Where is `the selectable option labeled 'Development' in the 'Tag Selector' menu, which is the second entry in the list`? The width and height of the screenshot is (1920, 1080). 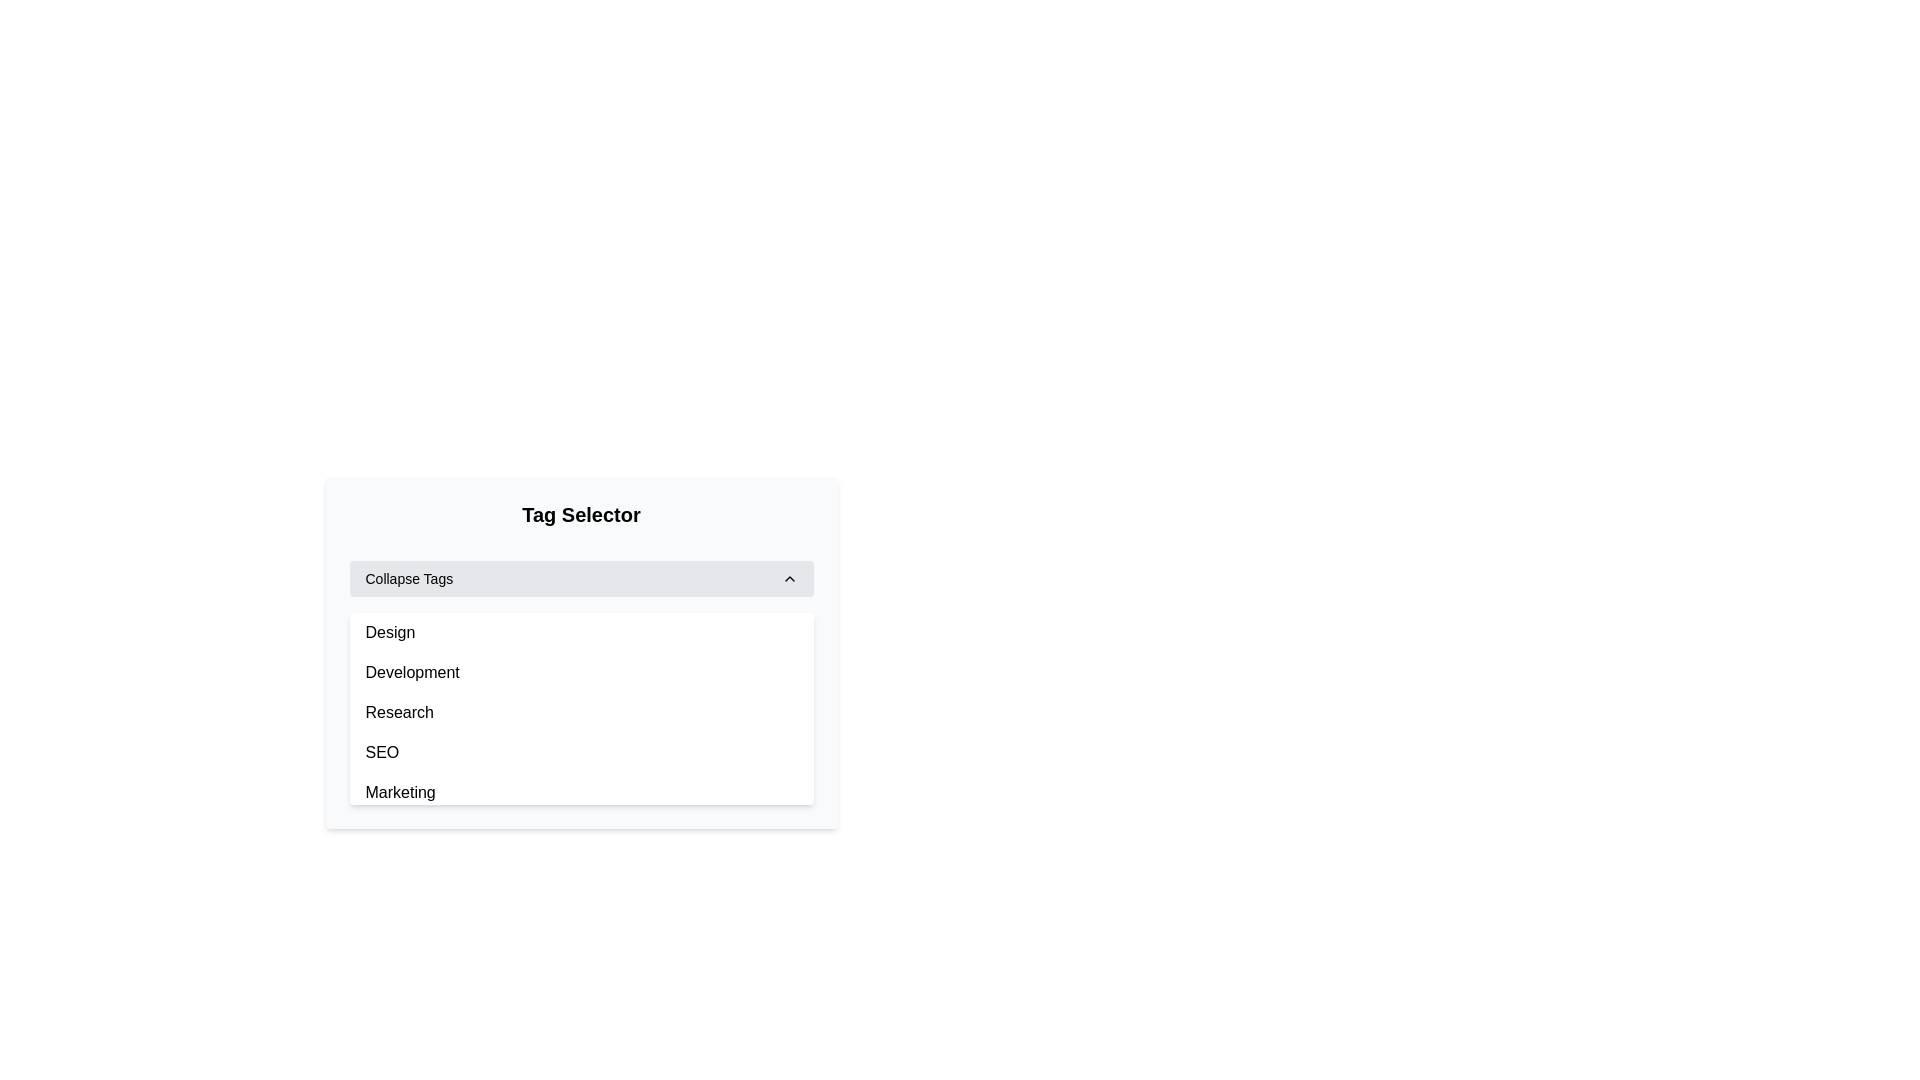
the selectable option labeled 'Development' in the 'Tag Selector' menu, which is the second entry in the list is located at coordinates (411, 672).